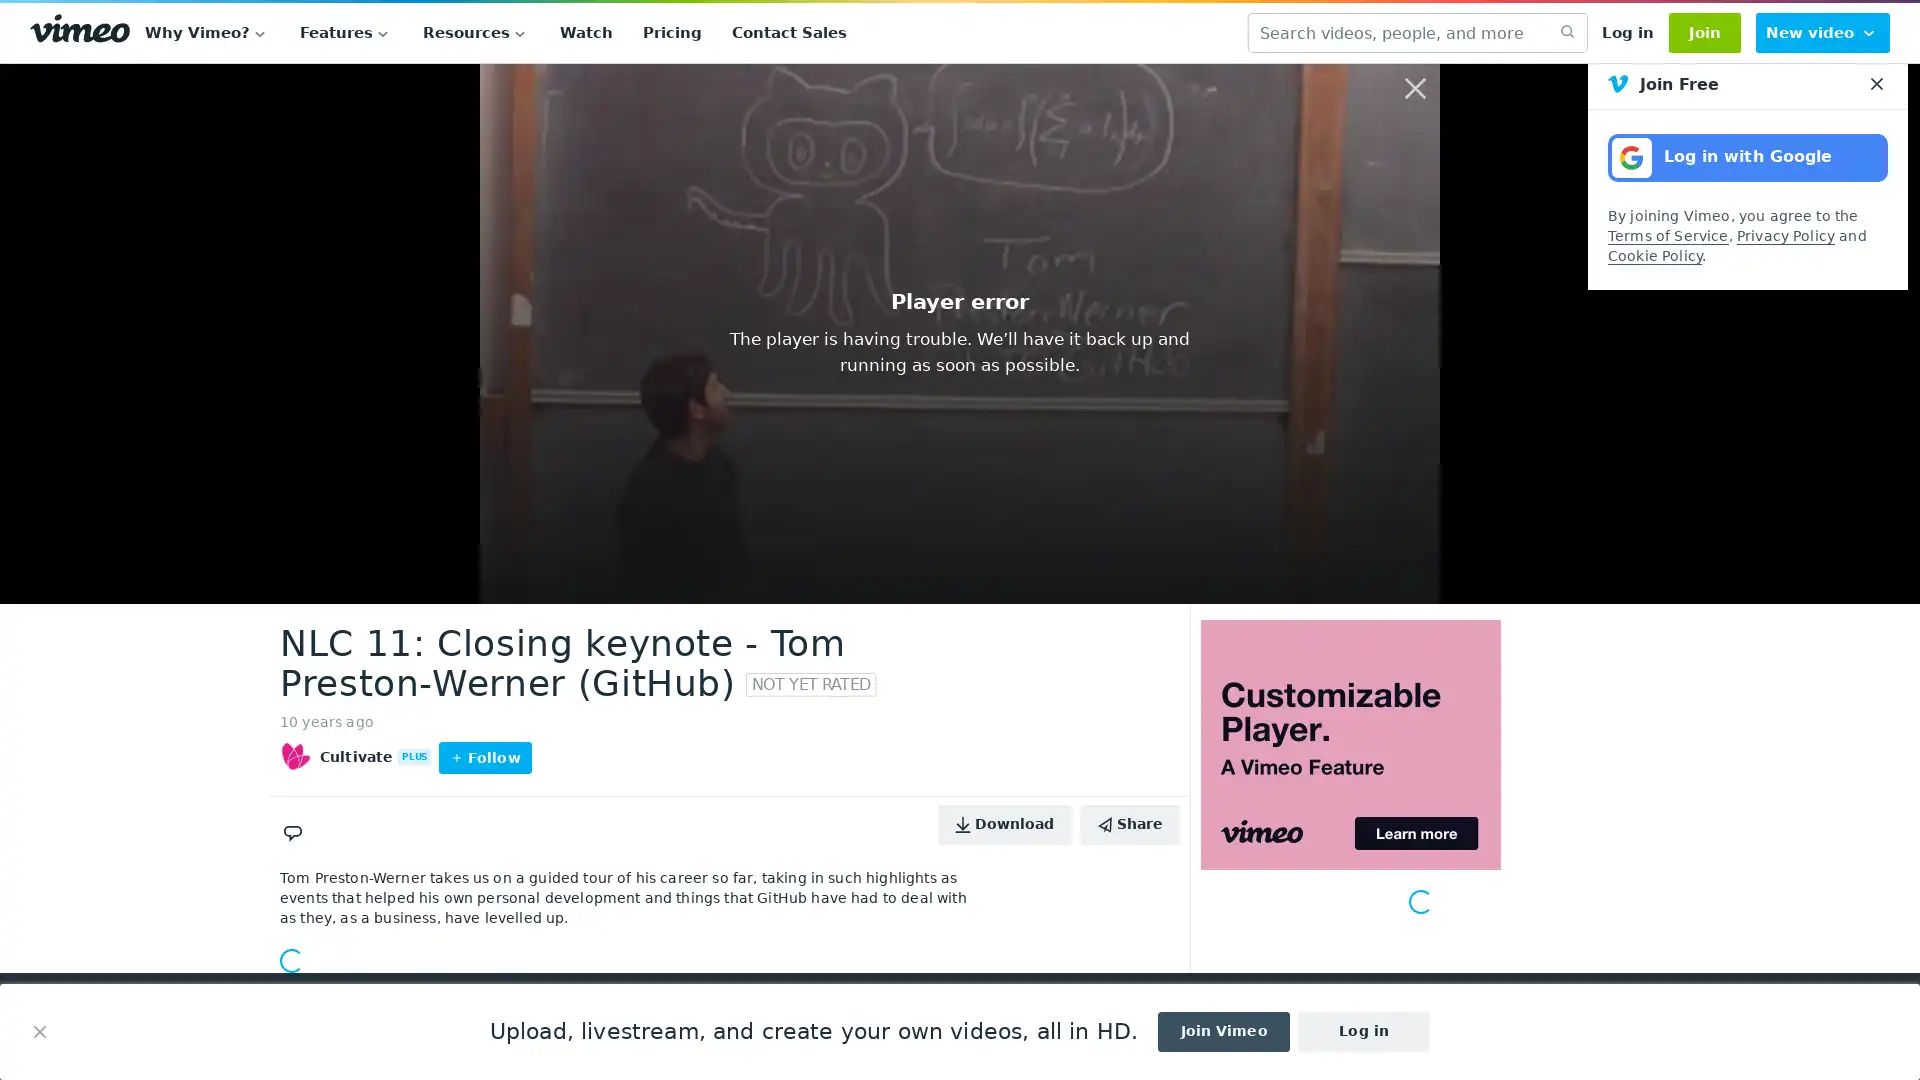 The image size is (1920, 1080). What do you see at coordinates (1703, 33) in the screenshot?
I see `Join` at bounding box center [1703, 33].